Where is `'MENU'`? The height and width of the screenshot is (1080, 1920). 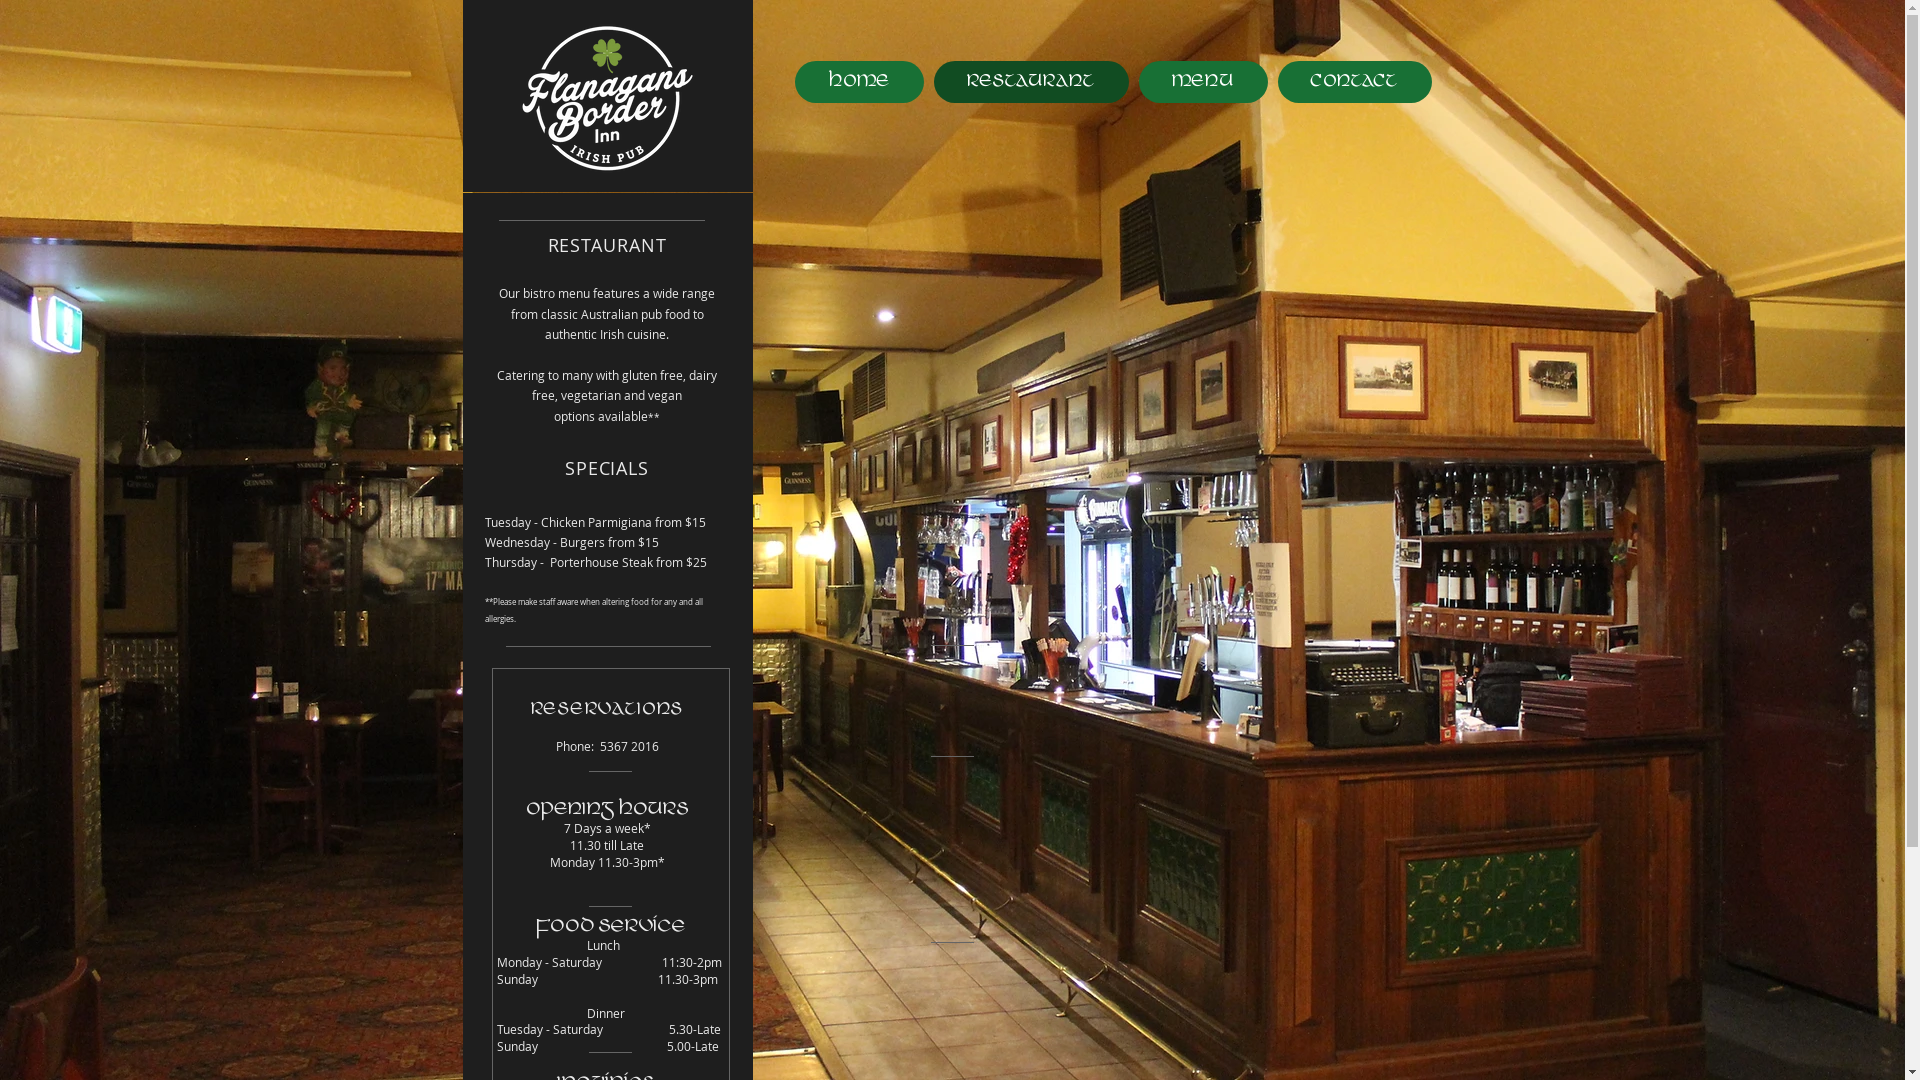 'MENU' is located at coordinates (1201, 80).